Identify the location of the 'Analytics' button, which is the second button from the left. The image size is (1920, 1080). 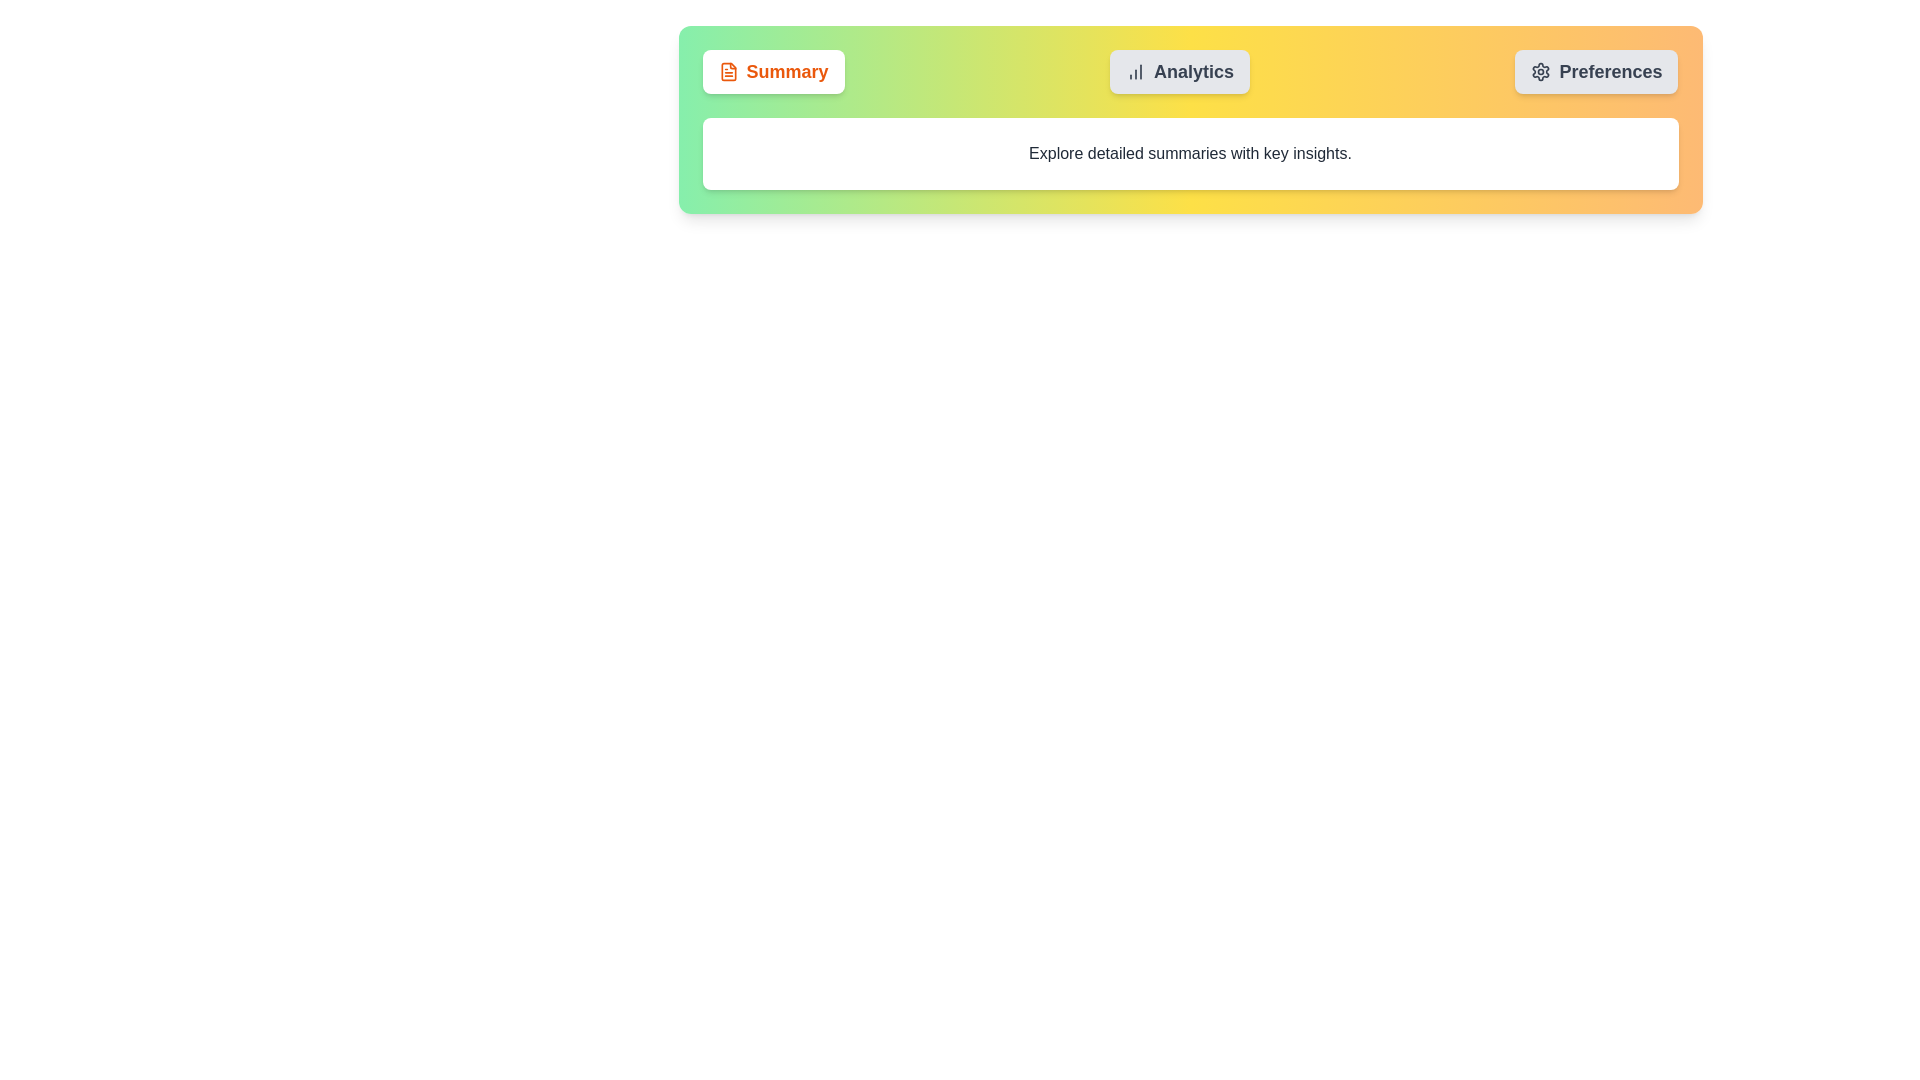
(1190, 71).